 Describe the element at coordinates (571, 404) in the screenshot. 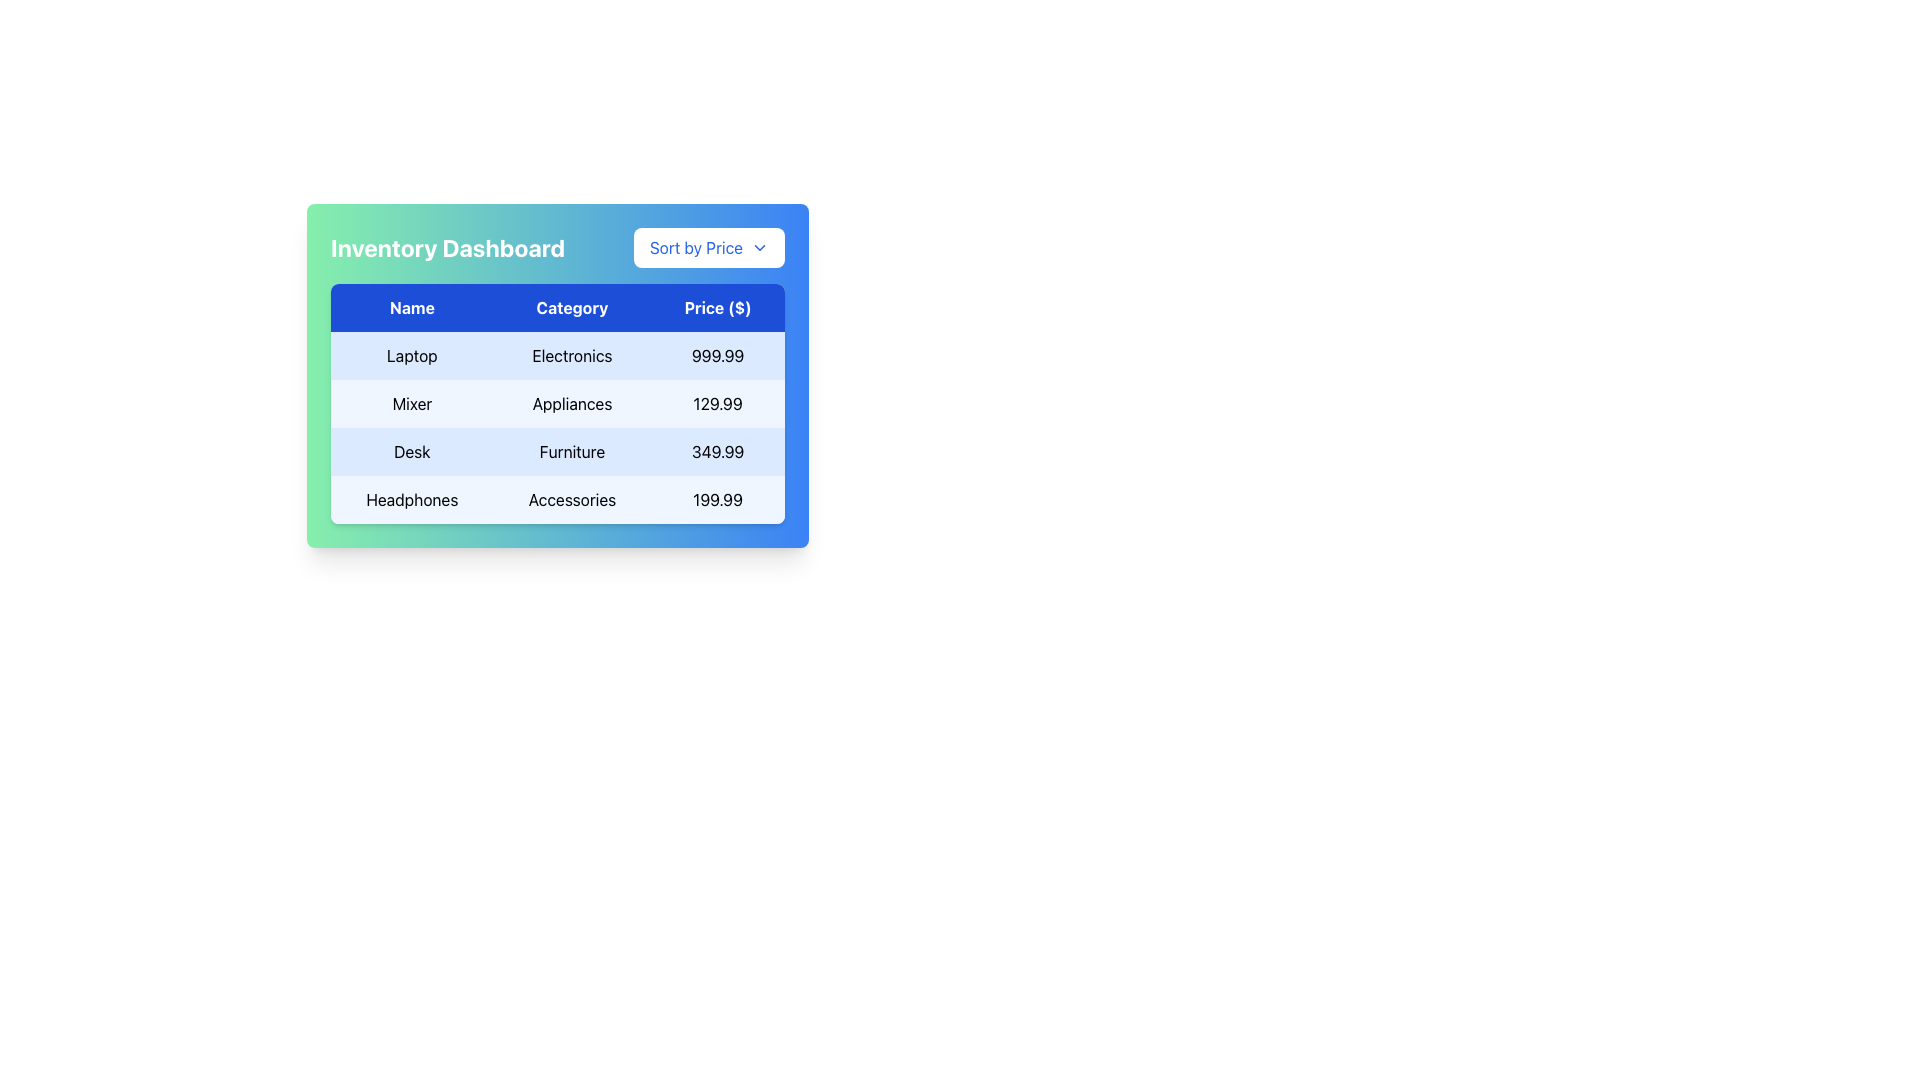

I see `the 'Category' text label indicating 'Mixer' in the Inventory Dashboard table, located in the second column of the second row` at that location.